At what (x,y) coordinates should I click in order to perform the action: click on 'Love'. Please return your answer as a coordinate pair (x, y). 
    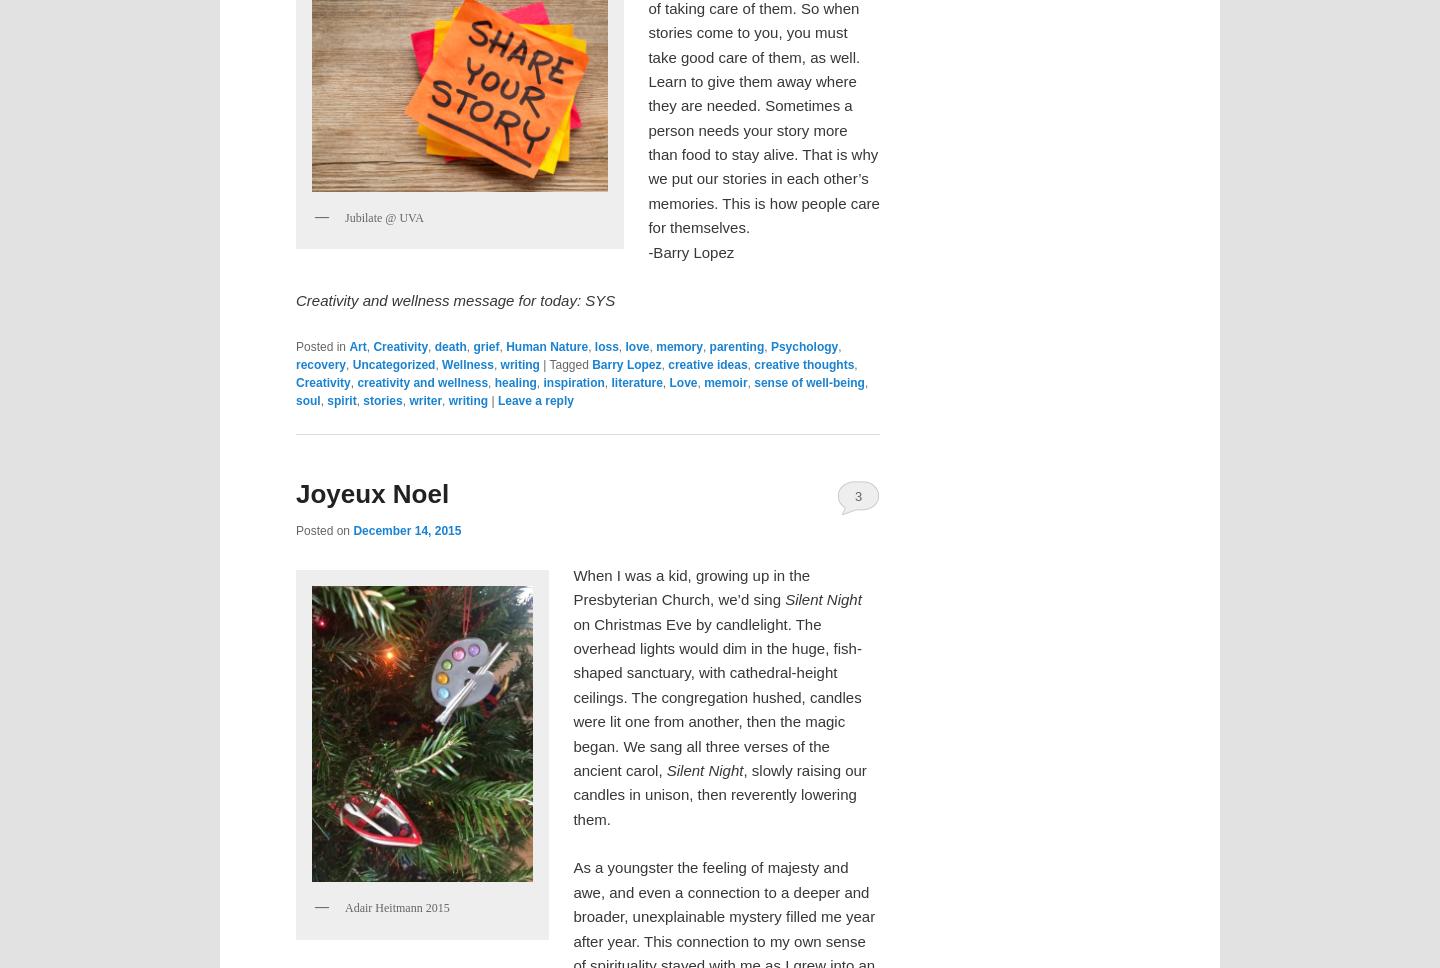
    Looking at the image, I should click on (682, 382).